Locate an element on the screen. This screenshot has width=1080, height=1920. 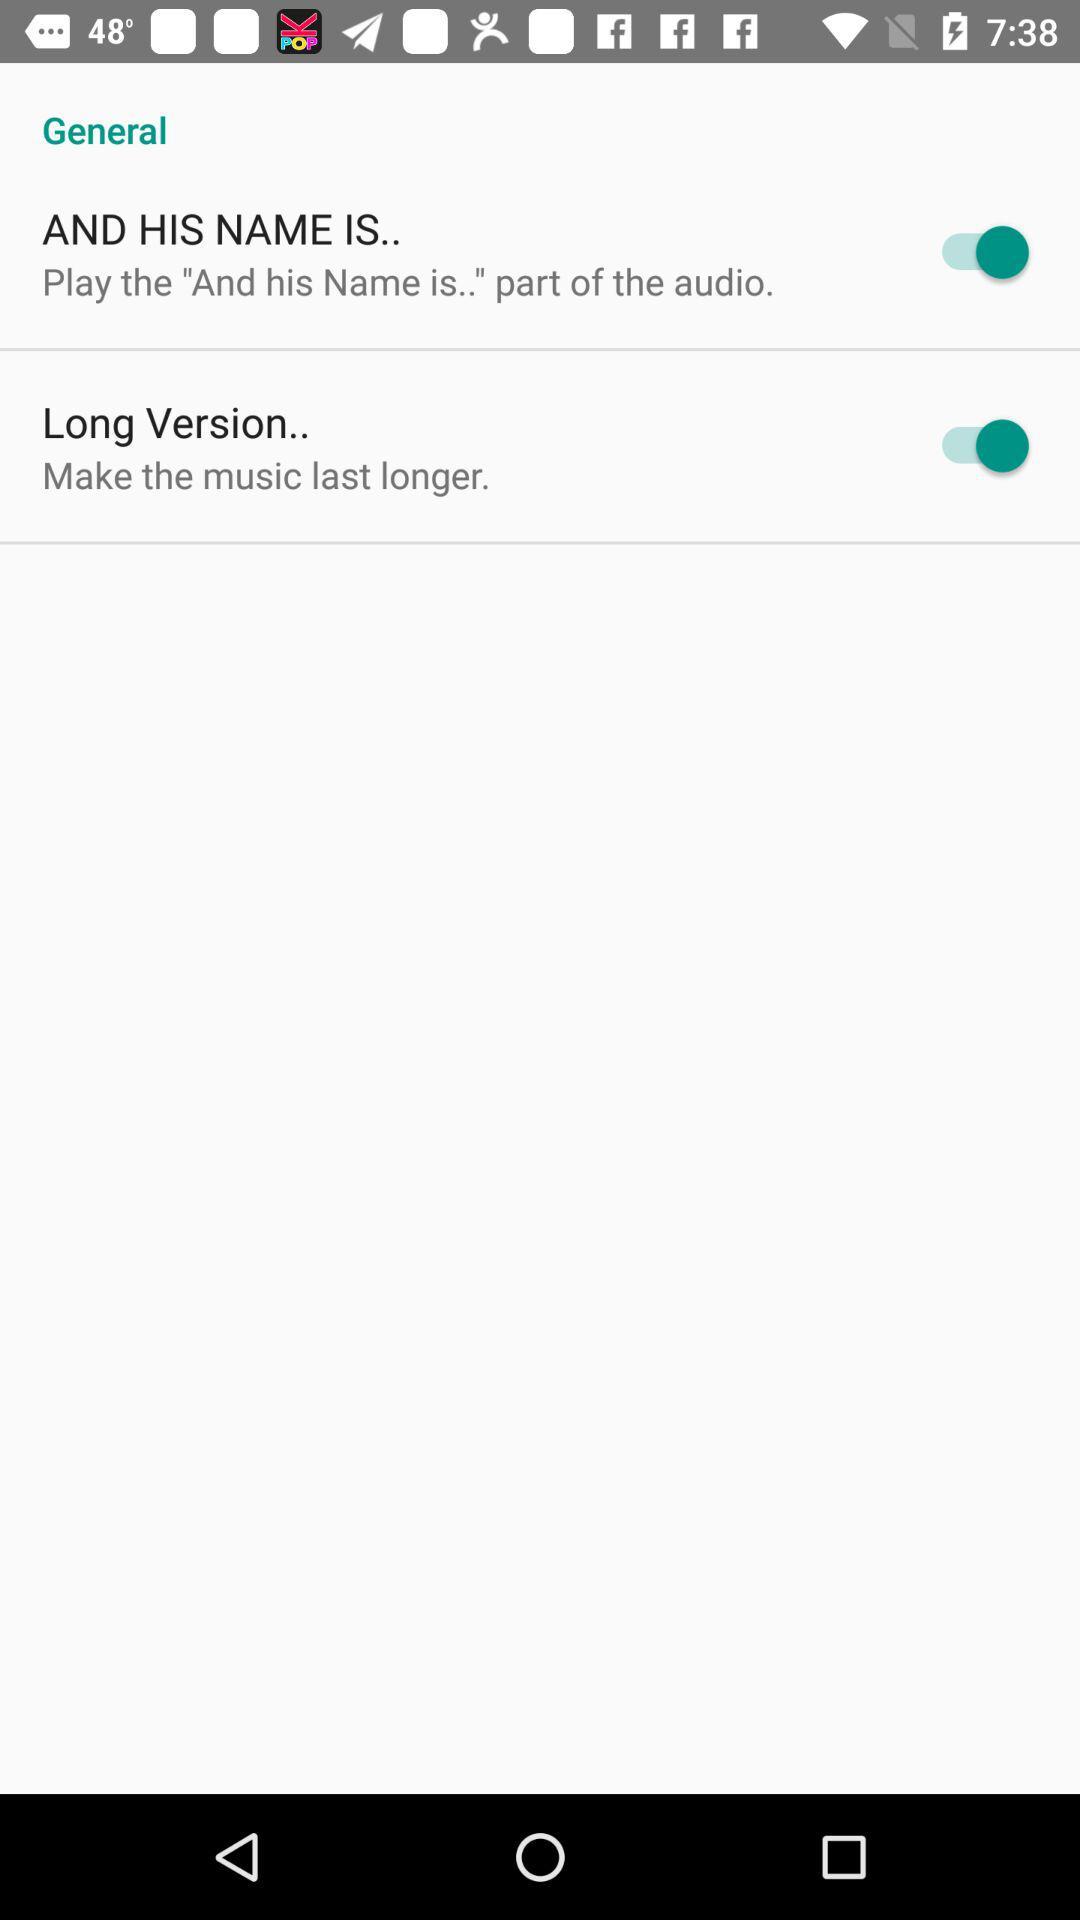
icon above the and his name item is located at coordinates (540, 107).